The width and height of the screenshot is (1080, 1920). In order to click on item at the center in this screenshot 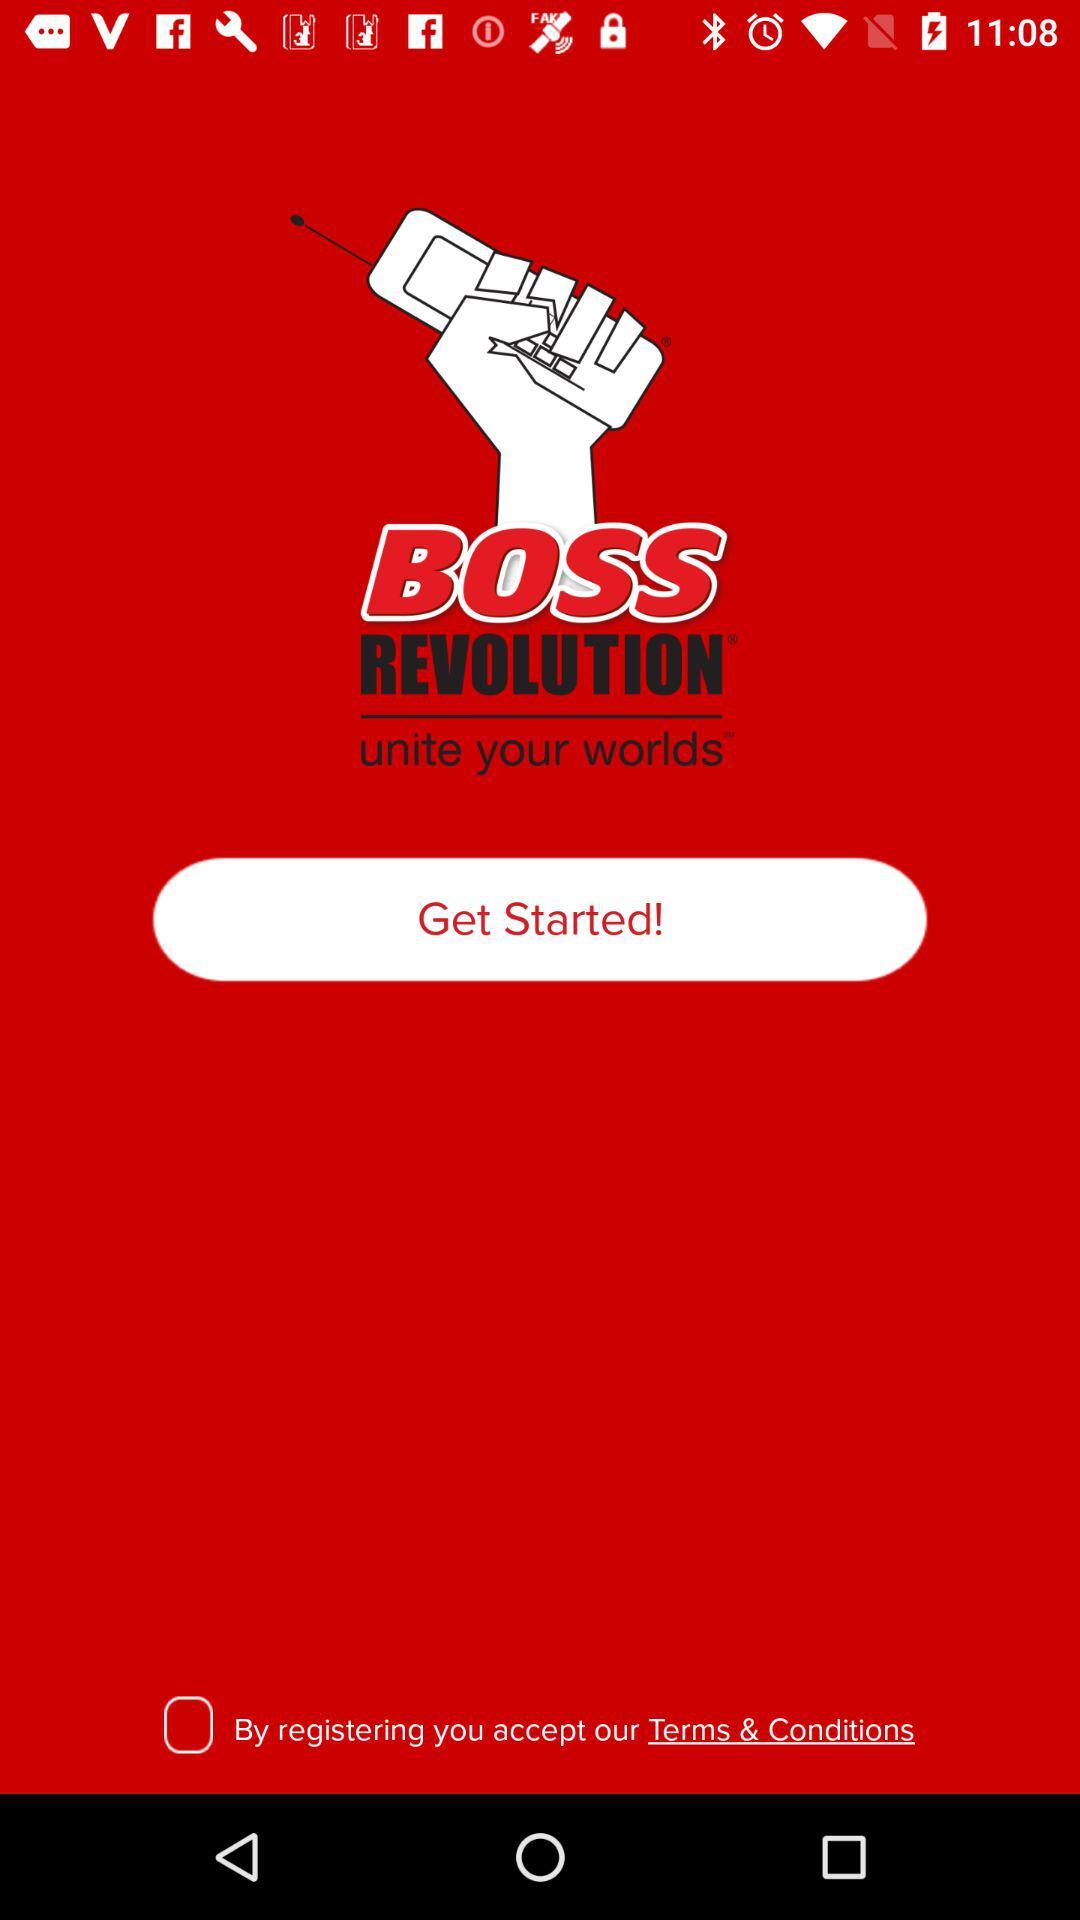, I will do `click(540, 918)`.